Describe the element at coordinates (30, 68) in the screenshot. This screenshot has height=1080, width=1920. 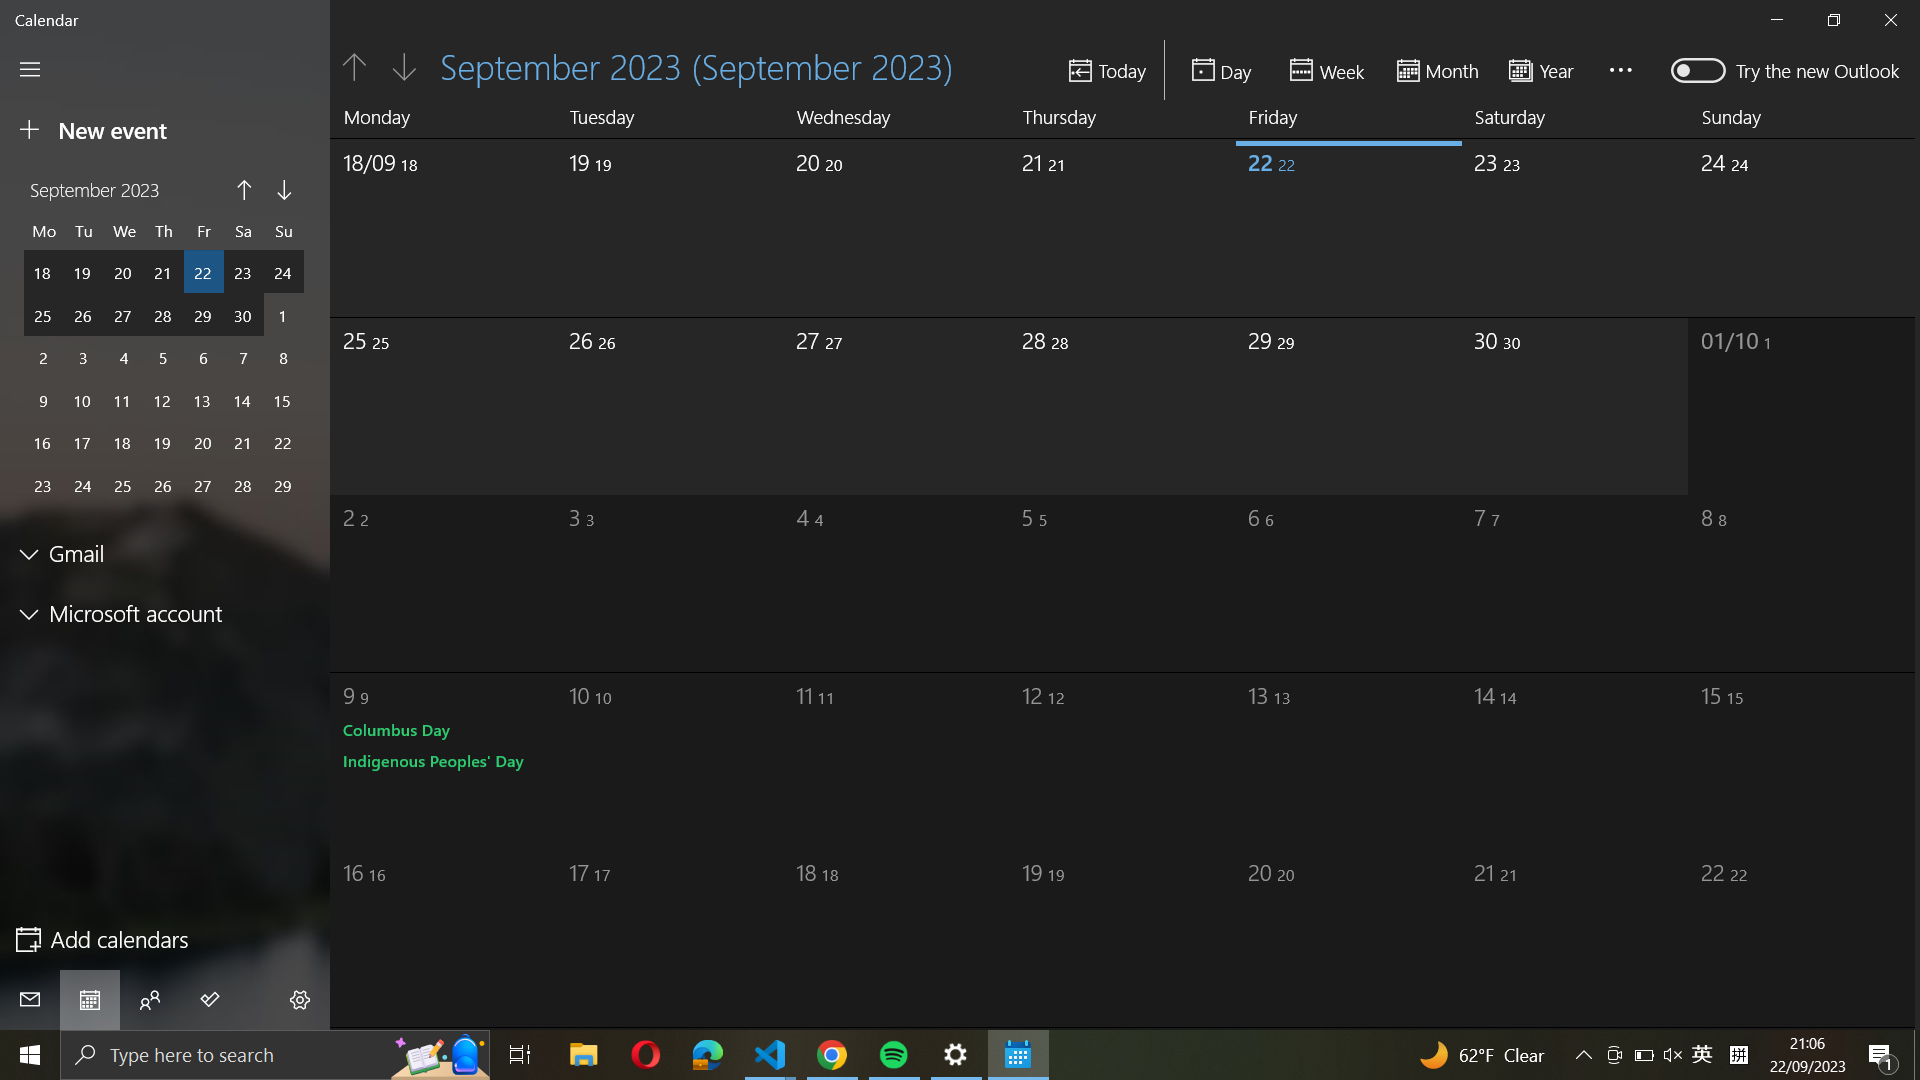
I see `Collapse the calendar"s side menu` at that location.